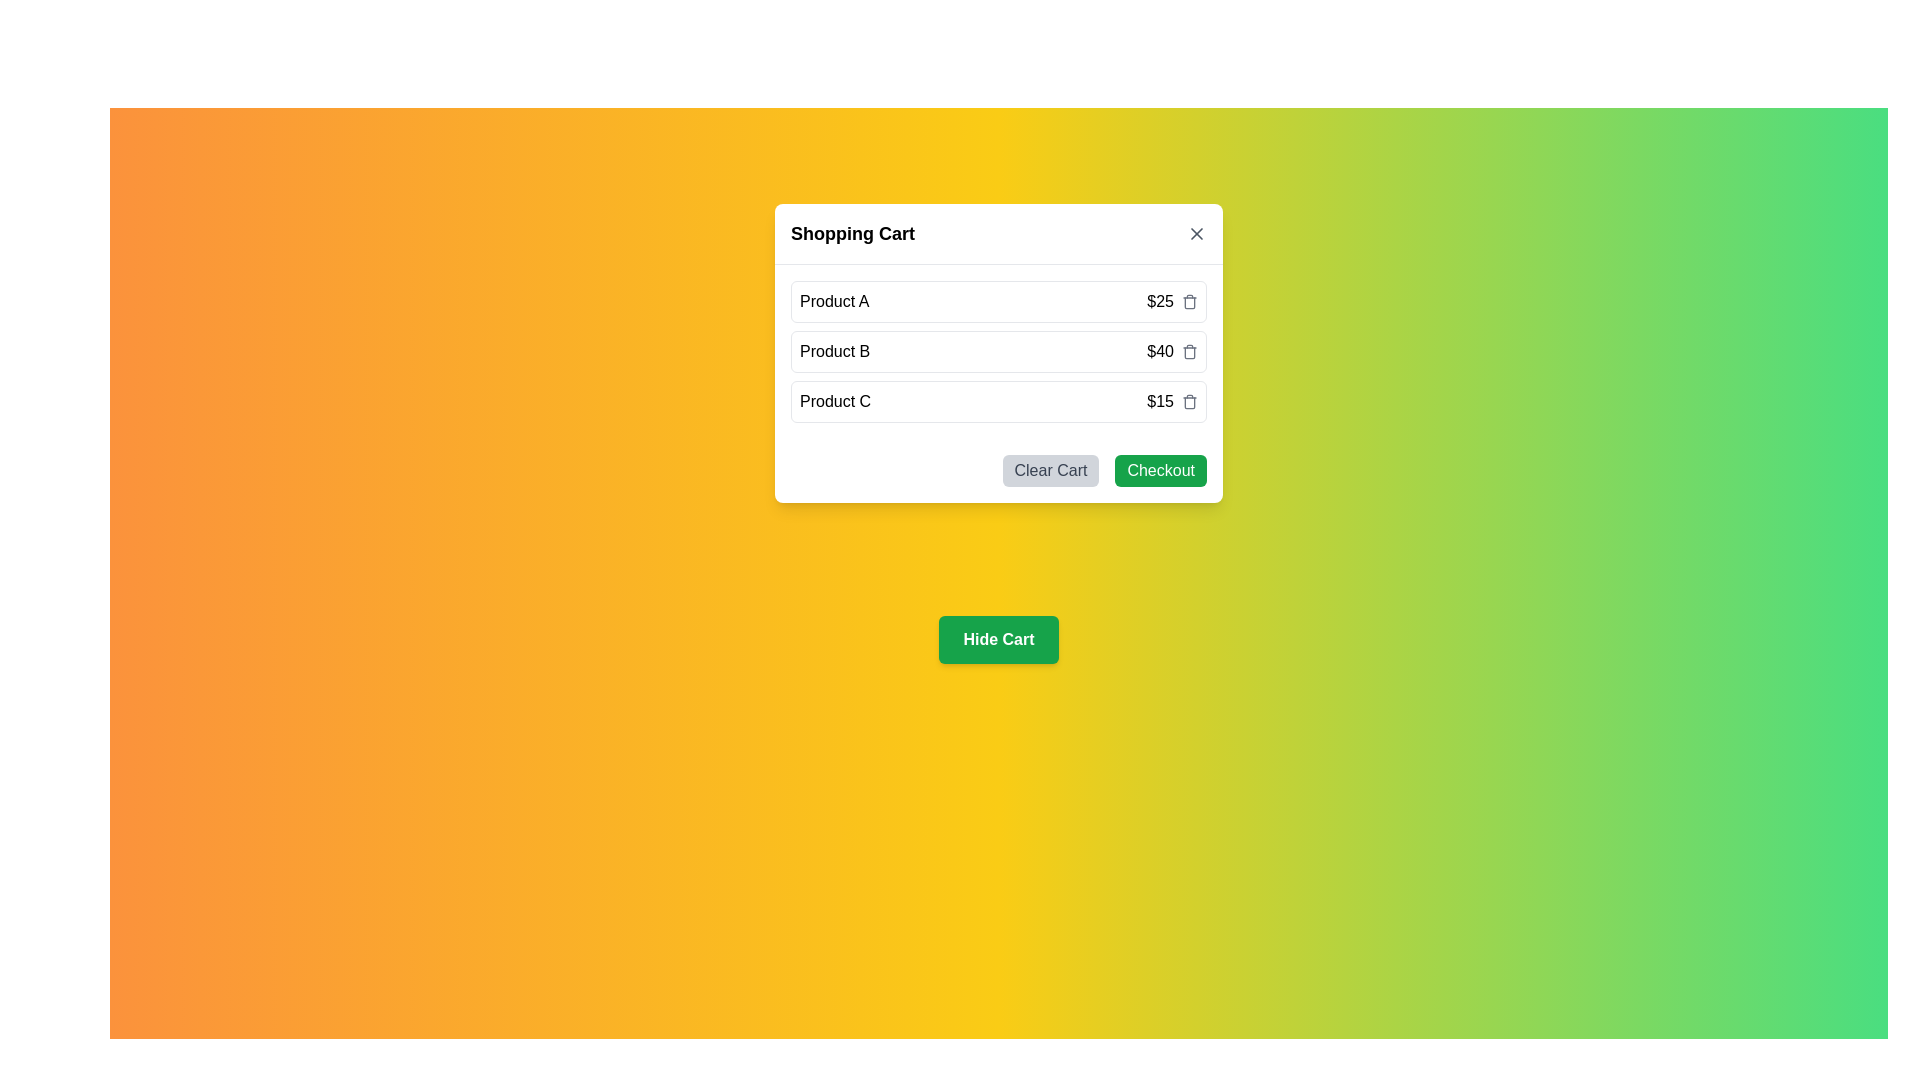 The width and height of the screenshot is (1920, 1080). I want to click on the Header section of the modal window that contains the bold text 'Shopping Cart' for modal identification, so click(998, 233).